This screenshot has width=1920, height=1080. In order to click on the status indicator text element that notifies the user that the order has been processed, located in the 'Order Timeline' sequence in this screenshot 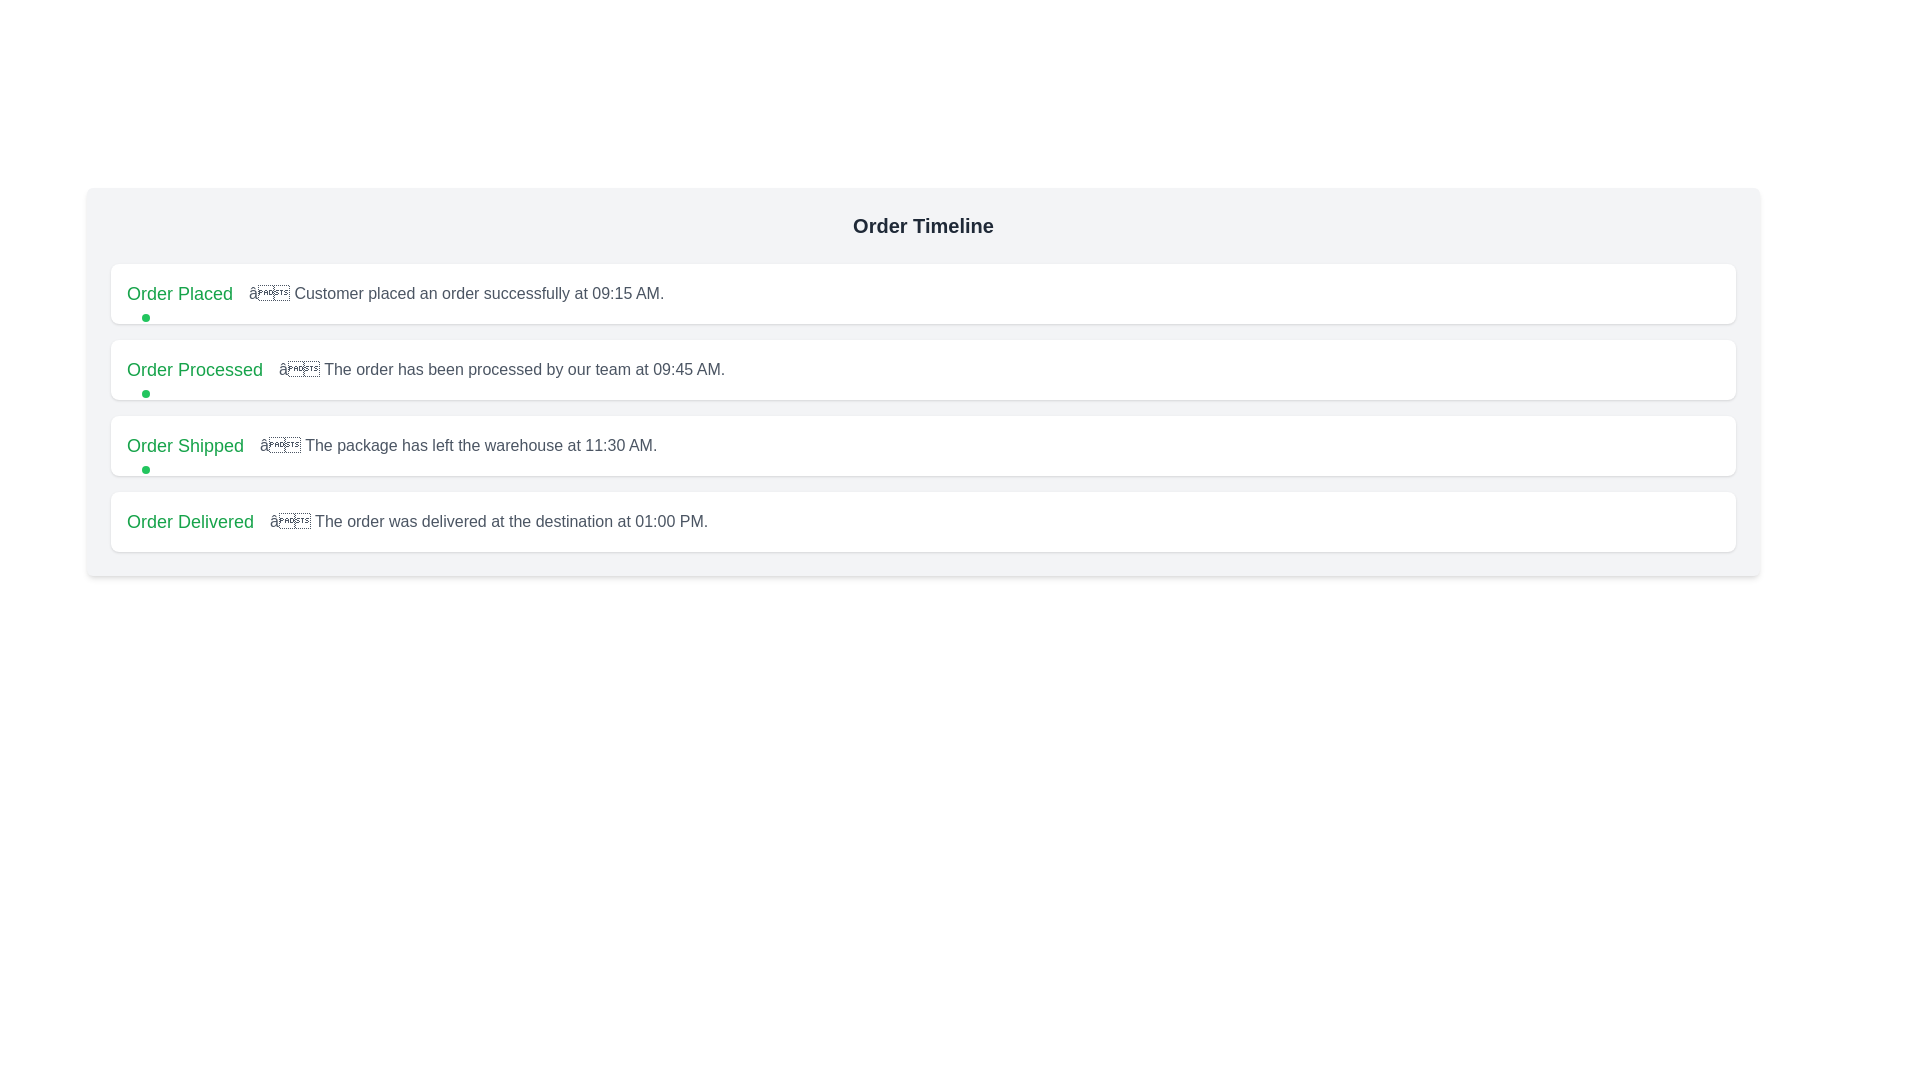, I will do `click(195, 370)`.